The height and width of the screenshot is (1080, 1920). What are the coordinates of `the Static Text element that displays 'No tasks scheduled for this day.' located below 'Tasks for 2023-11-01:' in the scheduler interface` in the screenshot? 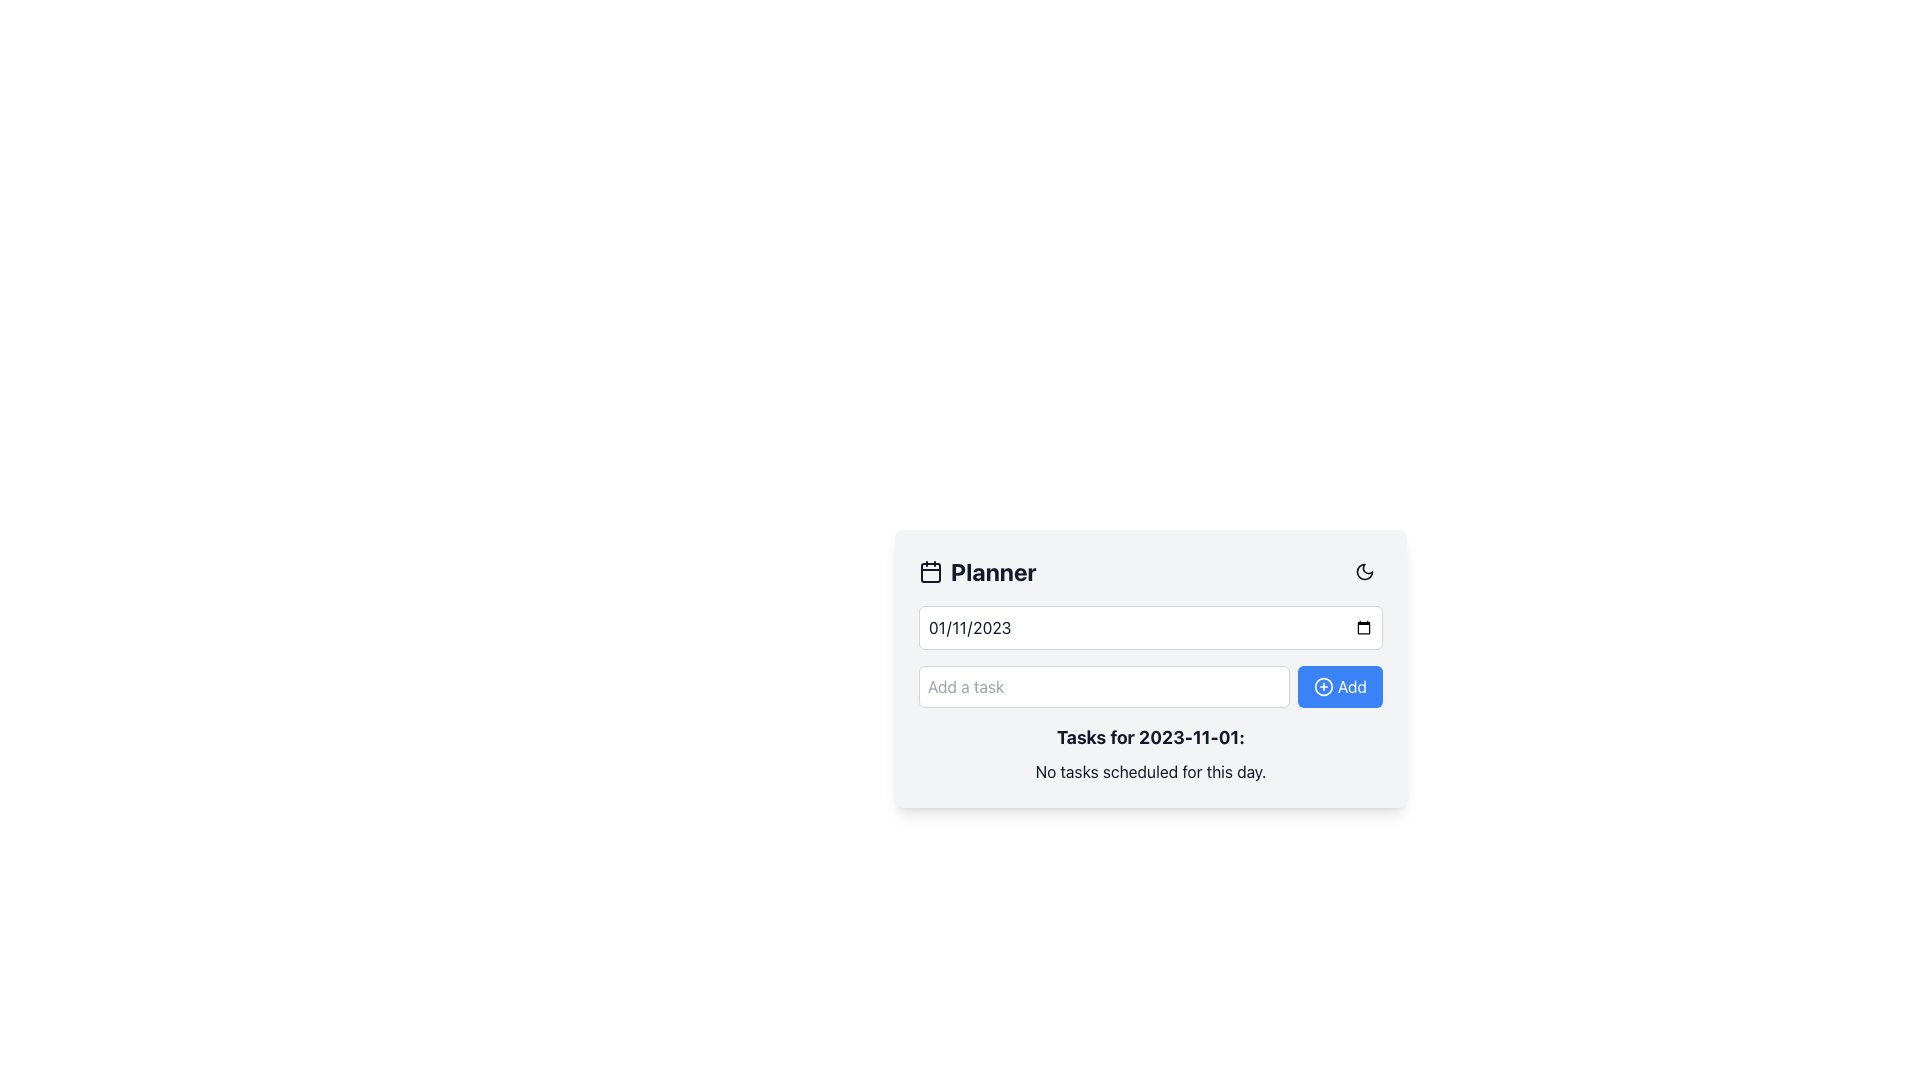 It's located at (1151, 770).